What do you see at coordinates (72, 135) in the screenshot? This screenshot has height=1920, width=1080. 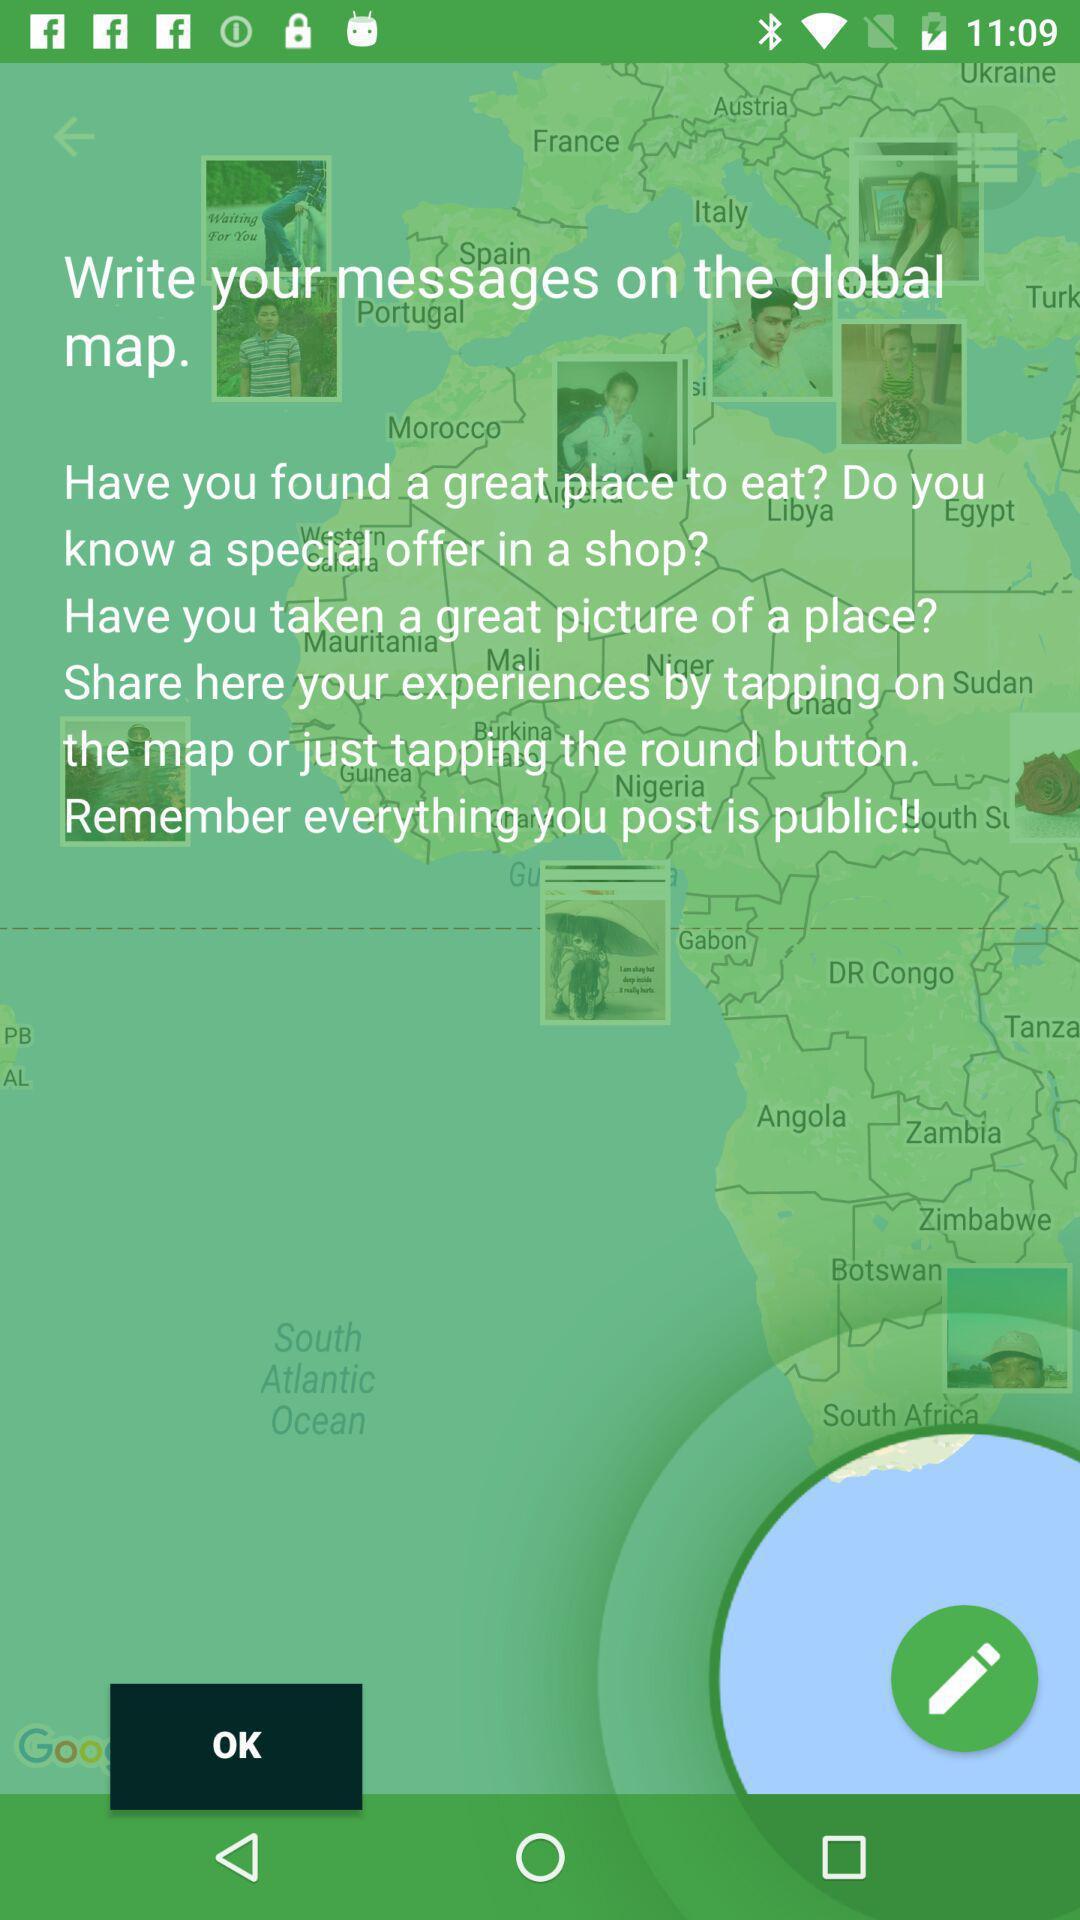 I see `go back` at bounding box center [72, 135].